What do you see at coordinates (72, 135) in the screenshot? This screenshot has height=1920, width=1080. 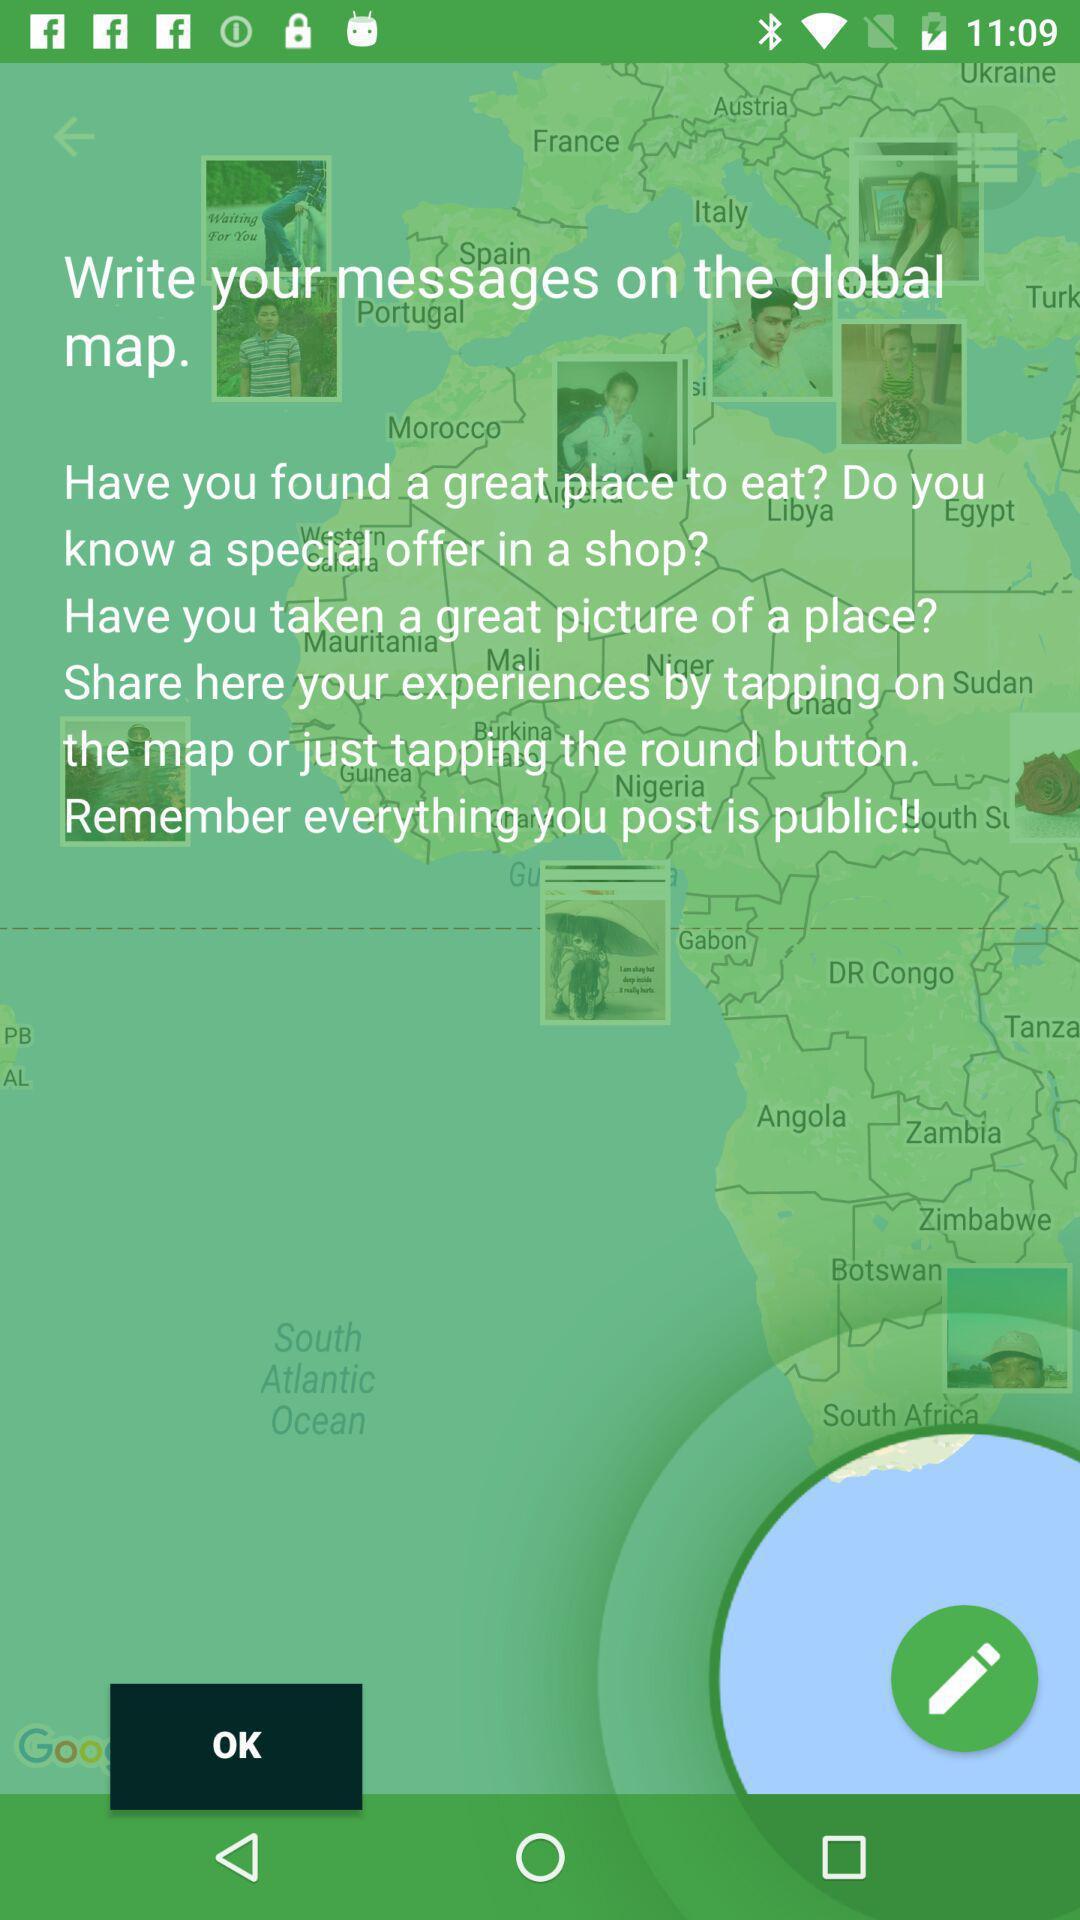 I see `go back` at bounding box center [72, 135].